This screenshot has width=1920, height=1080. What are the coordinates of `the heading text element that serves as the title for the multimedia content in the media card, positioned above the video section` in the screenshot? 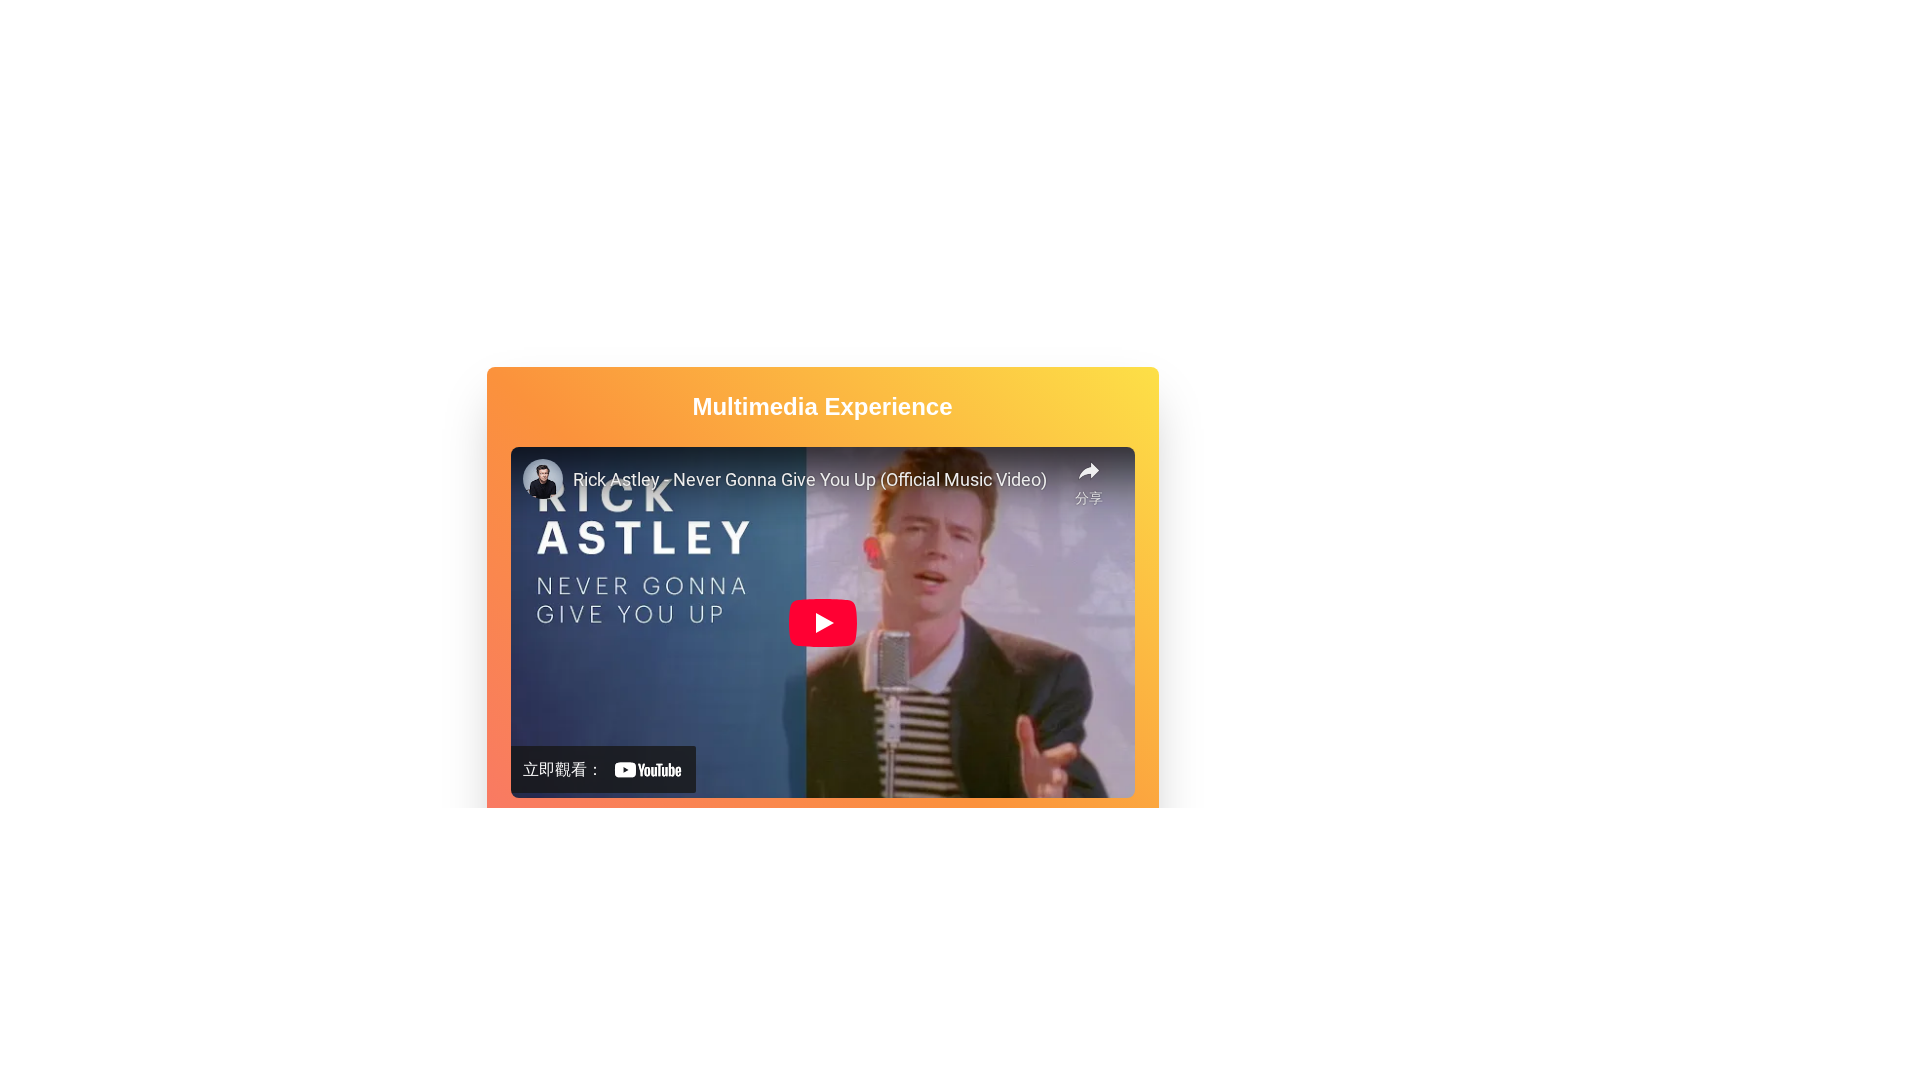 It's located at (822, 406).